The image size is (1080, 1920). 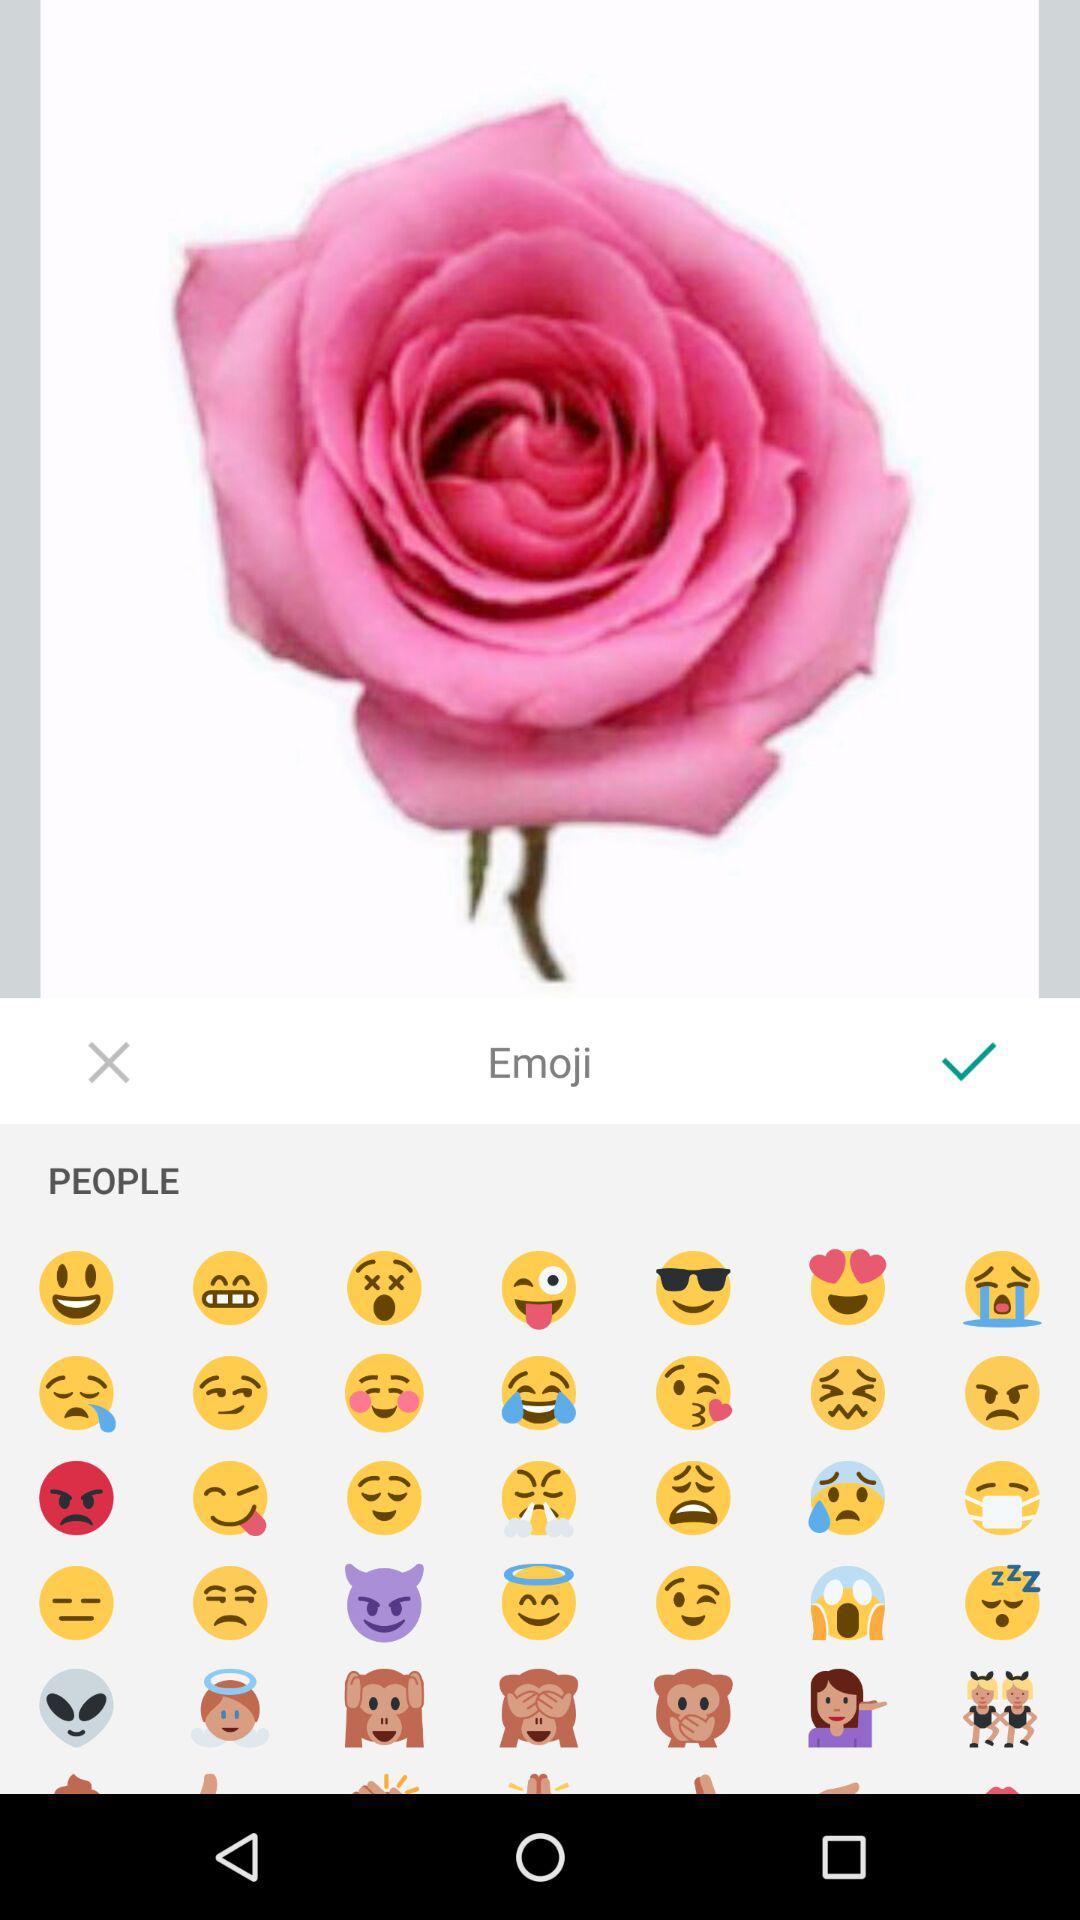 What do you see at coordinates (538, 1707) in the screenshot?
I see `see no evil monkey` at bounding box center [538, 1707].